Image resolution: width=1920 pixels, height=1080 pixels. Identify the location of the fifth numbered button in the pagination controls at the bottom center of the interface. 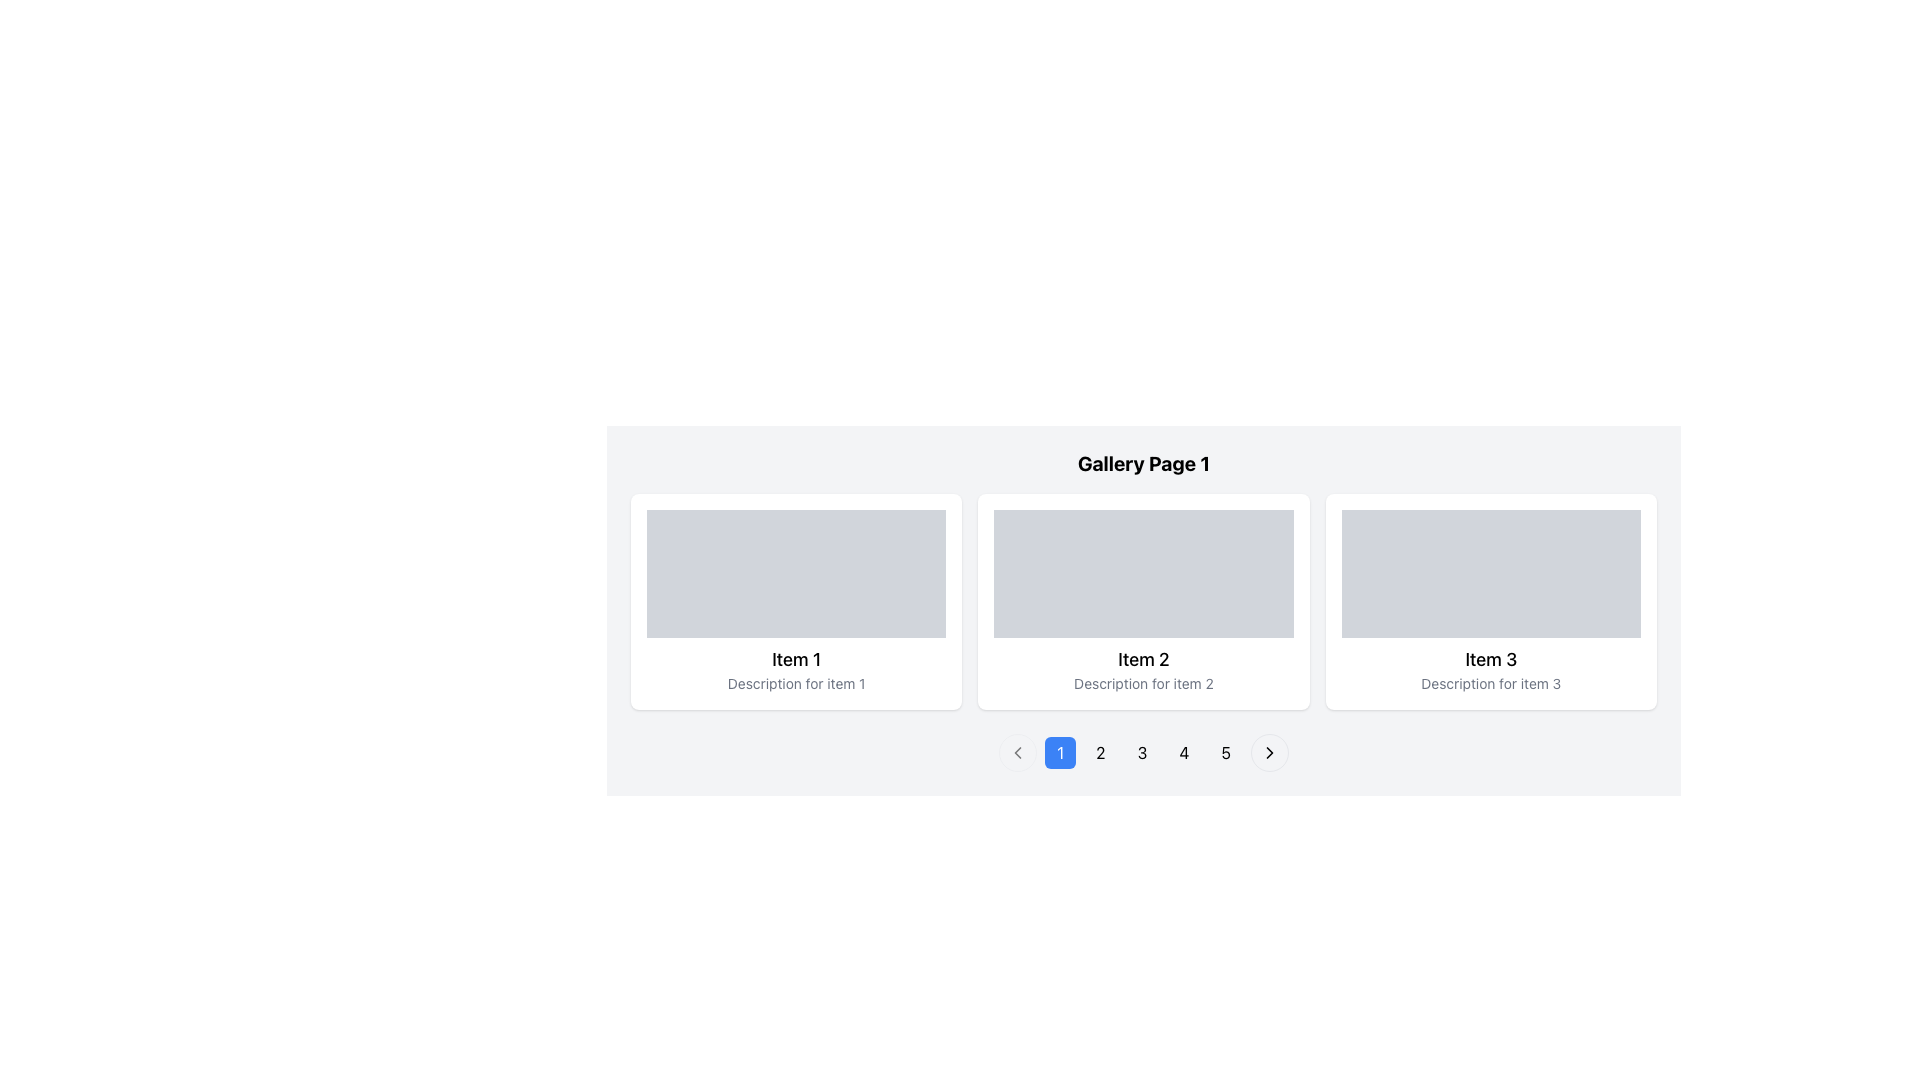
(1225, 752).